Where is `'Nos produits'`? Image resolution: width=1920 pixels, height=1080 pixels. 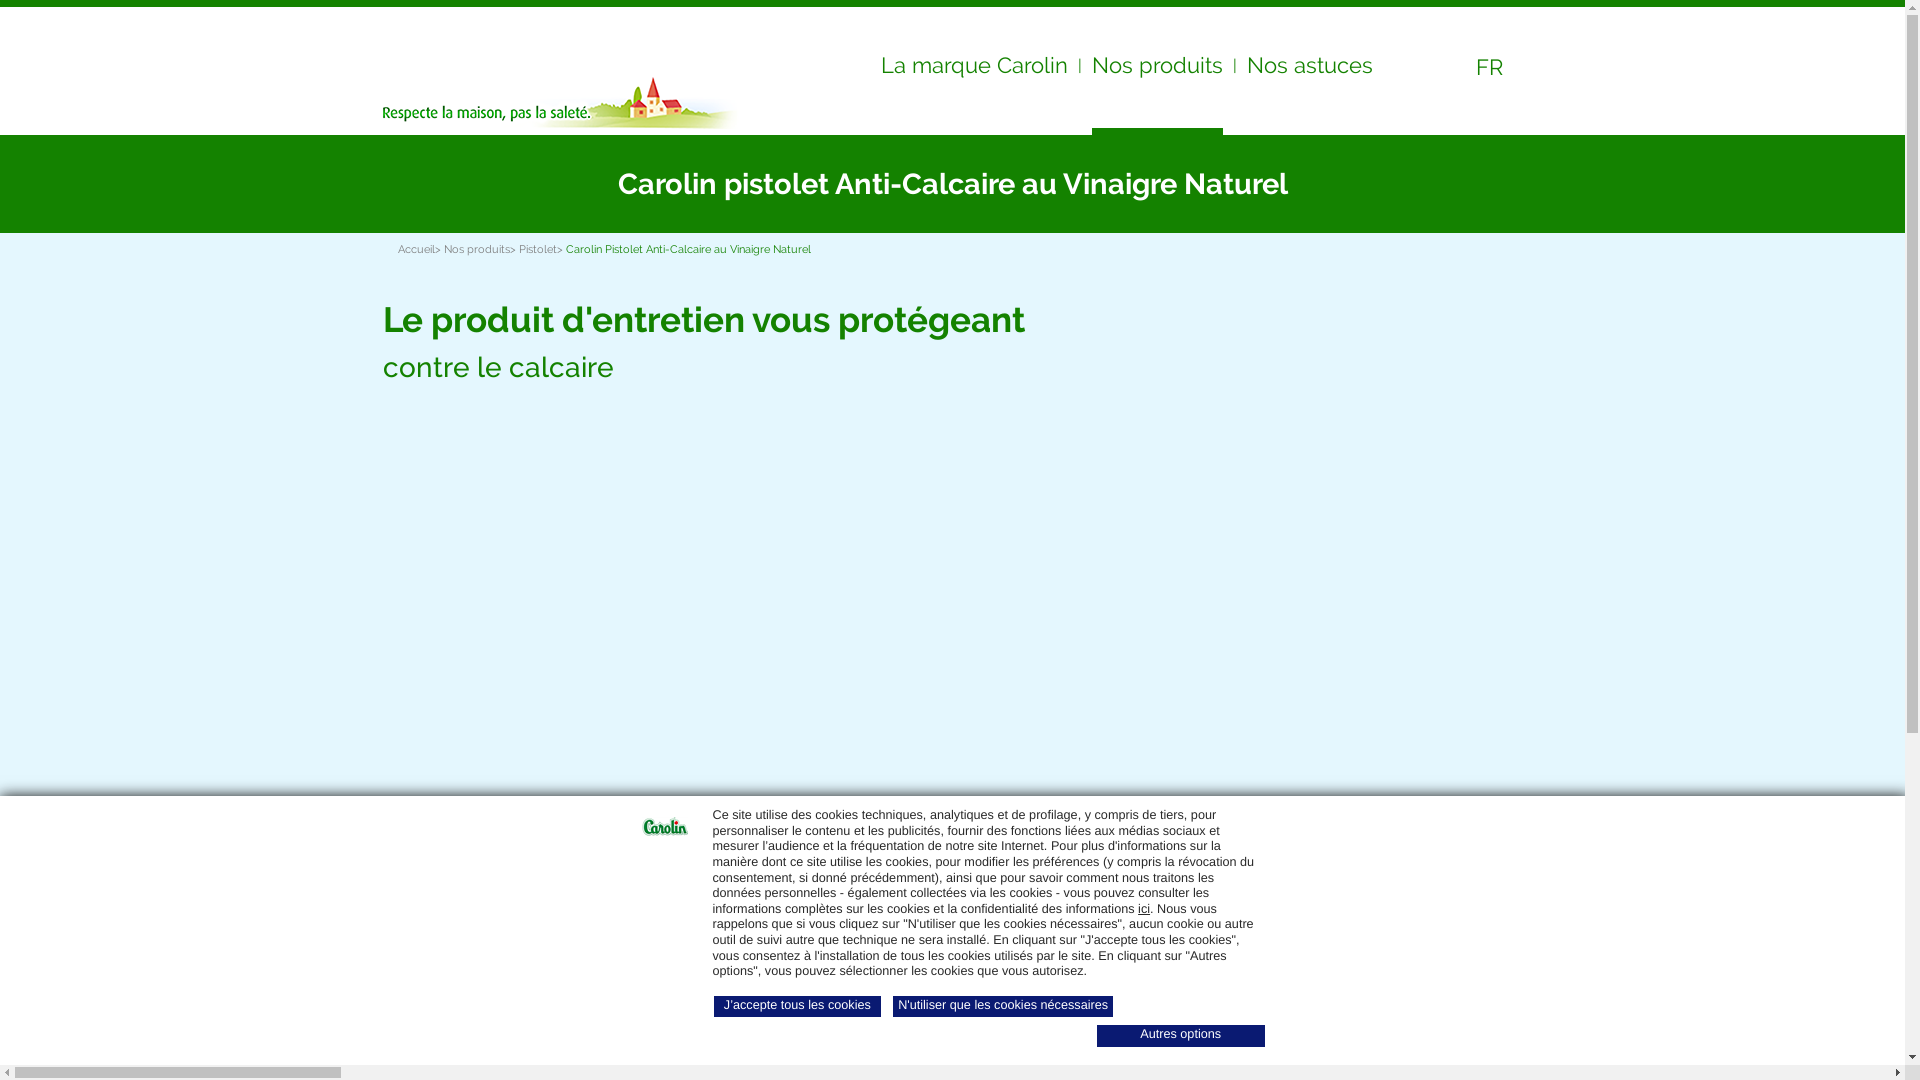
'Nos produits' is located at coordinates (1157, 73).